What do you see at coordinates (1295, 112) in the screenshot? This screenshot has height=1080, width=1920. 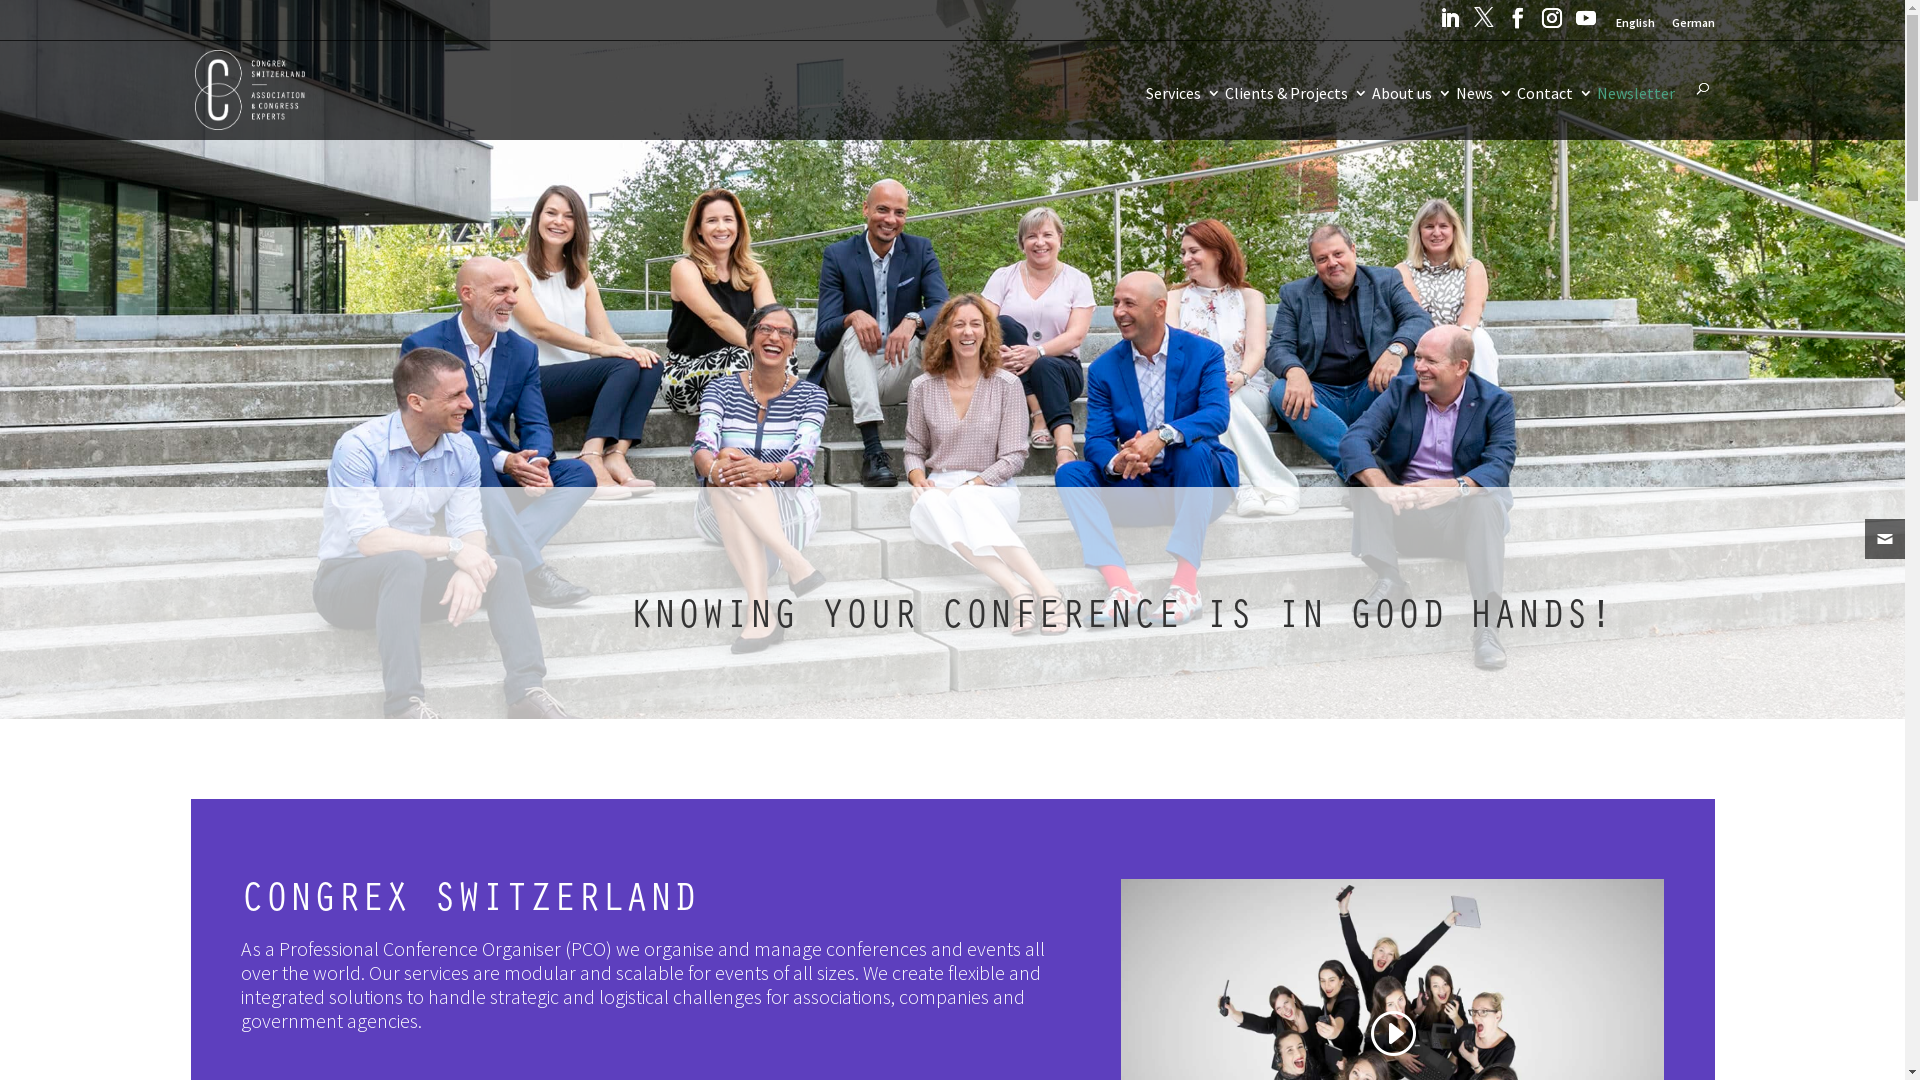 I see `'Clients & Projects'` at bounding box center [1295, 112].